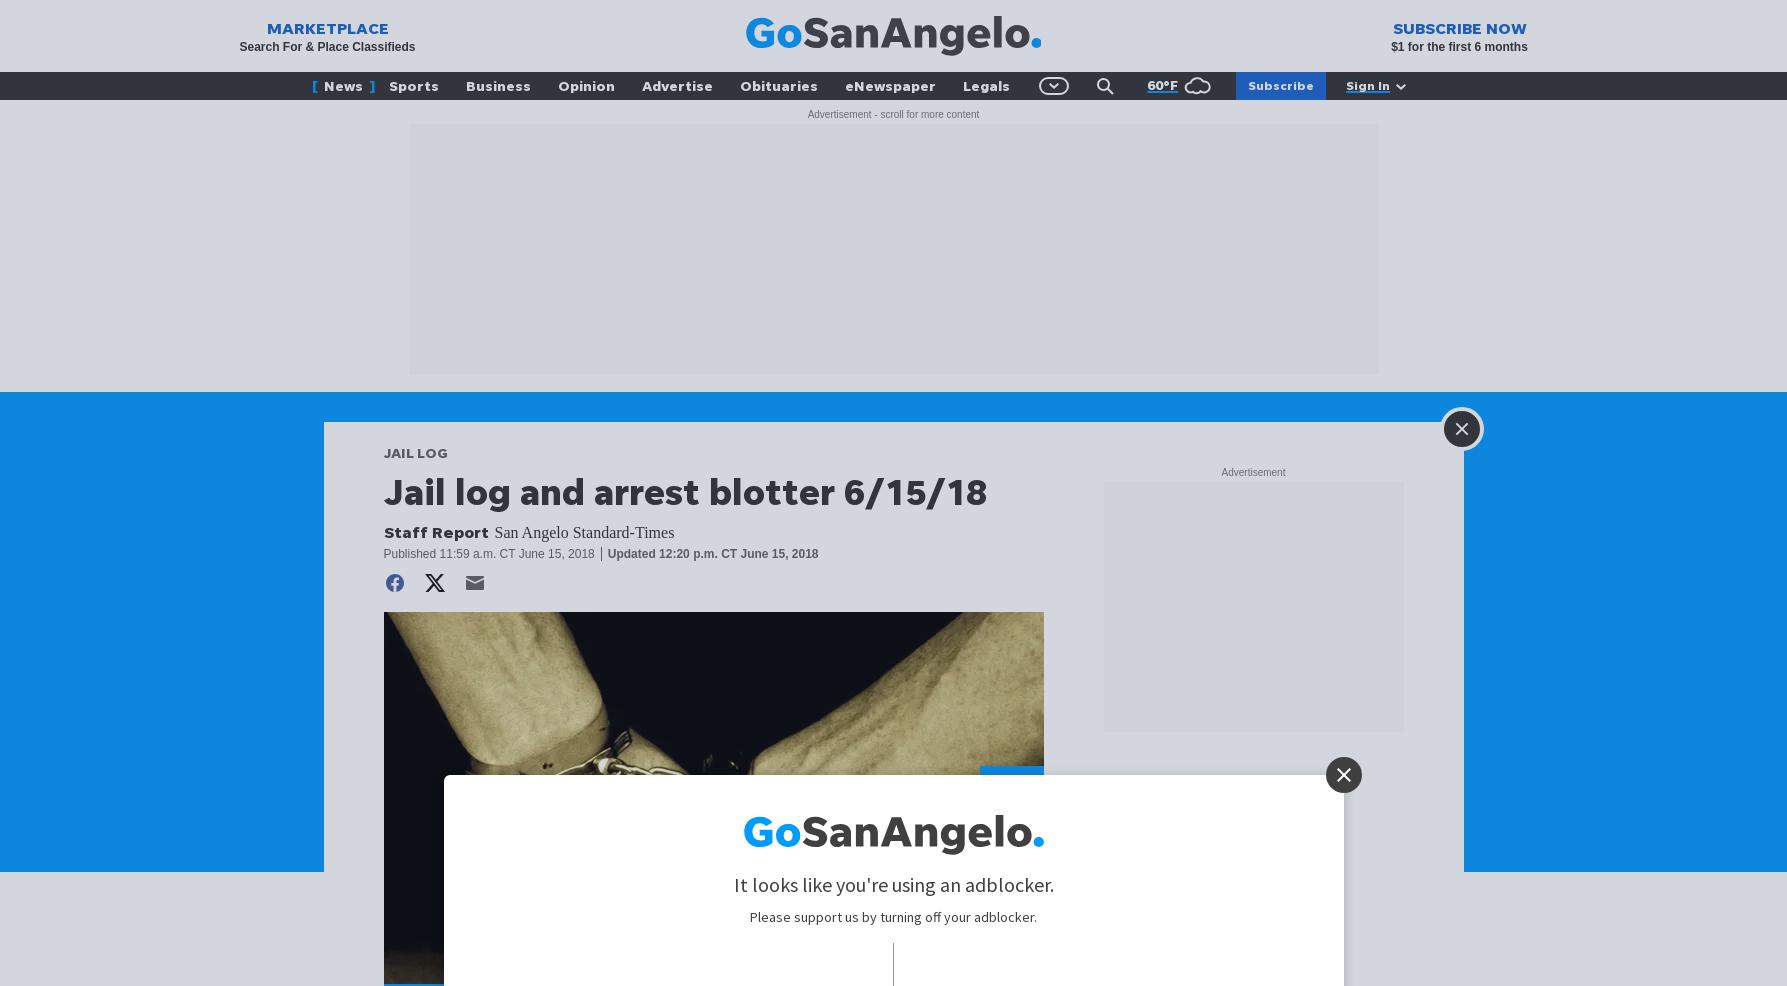 This screenshot has width=1787, height=986. Describe the element at coordinates (893, 916) in the screenshot. I see `'Please support us by turning off your adblocker.'` at that location.